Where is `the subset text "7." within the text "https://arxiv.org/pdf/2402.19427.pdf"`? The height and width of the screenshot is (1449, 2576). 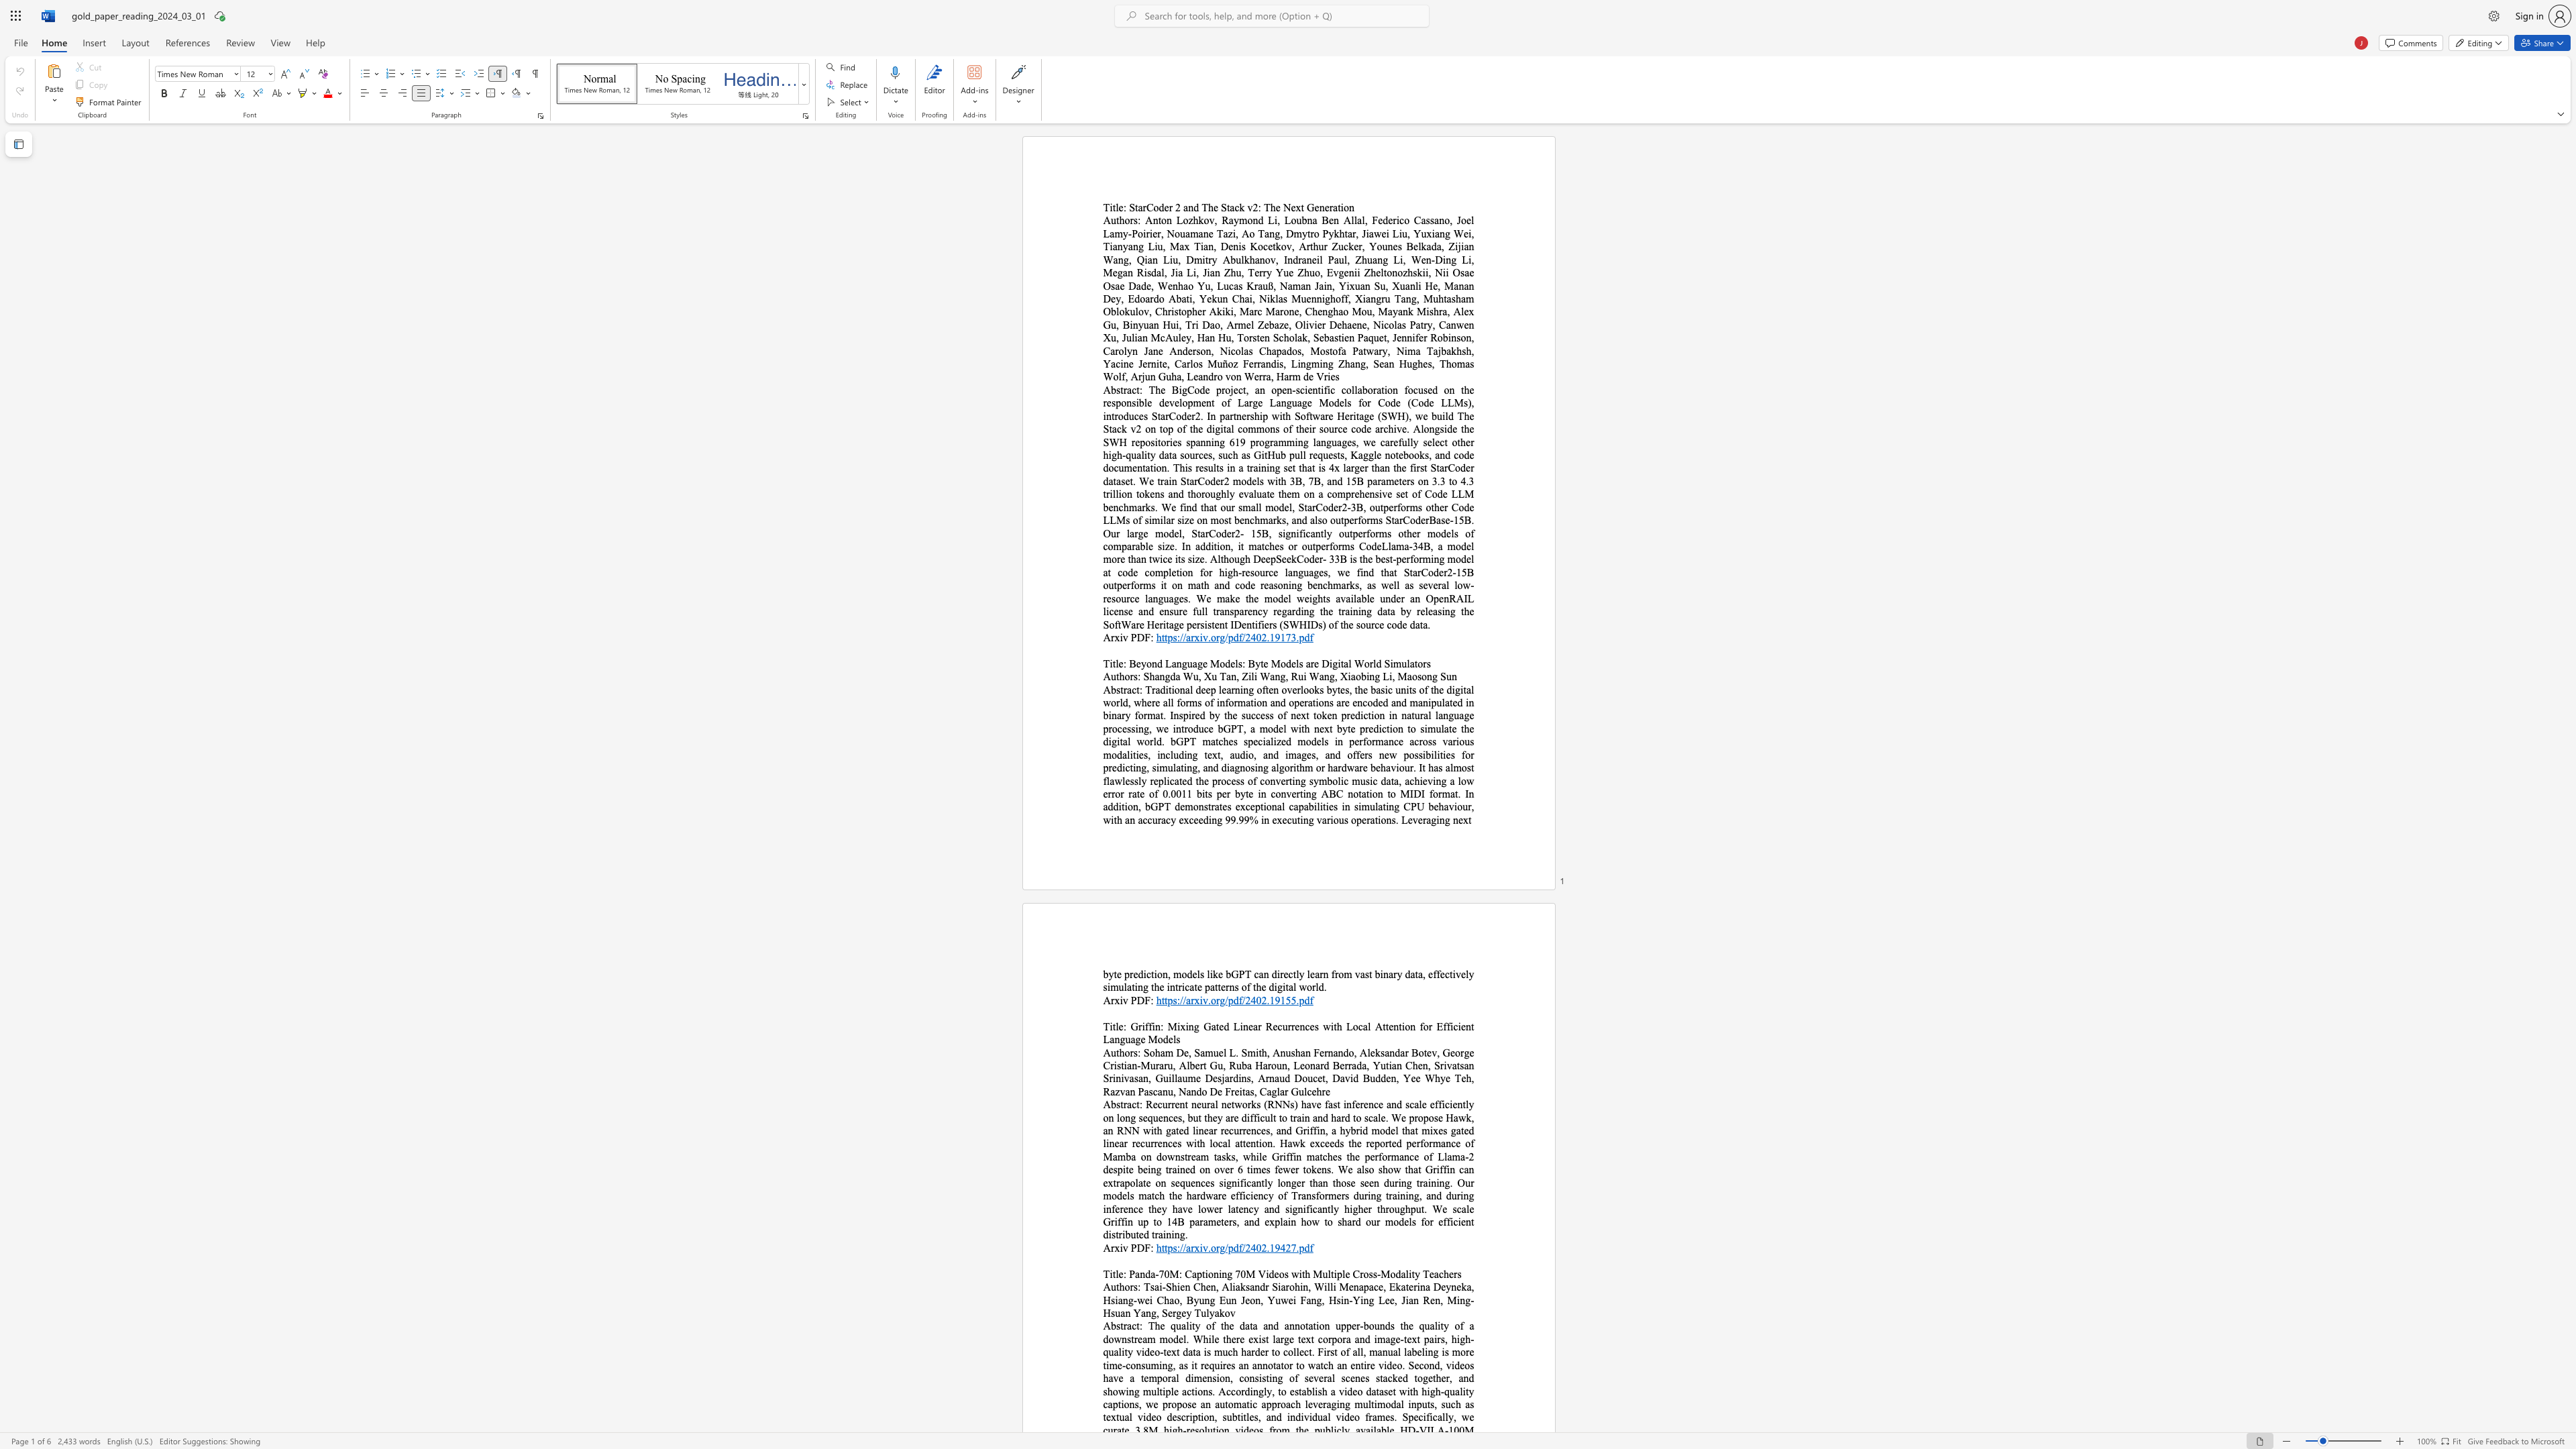
the subset text "7." within the text "https://arxiv.org/pdf/2402.19427.pdf" is located at coordinates (1291, 1248).